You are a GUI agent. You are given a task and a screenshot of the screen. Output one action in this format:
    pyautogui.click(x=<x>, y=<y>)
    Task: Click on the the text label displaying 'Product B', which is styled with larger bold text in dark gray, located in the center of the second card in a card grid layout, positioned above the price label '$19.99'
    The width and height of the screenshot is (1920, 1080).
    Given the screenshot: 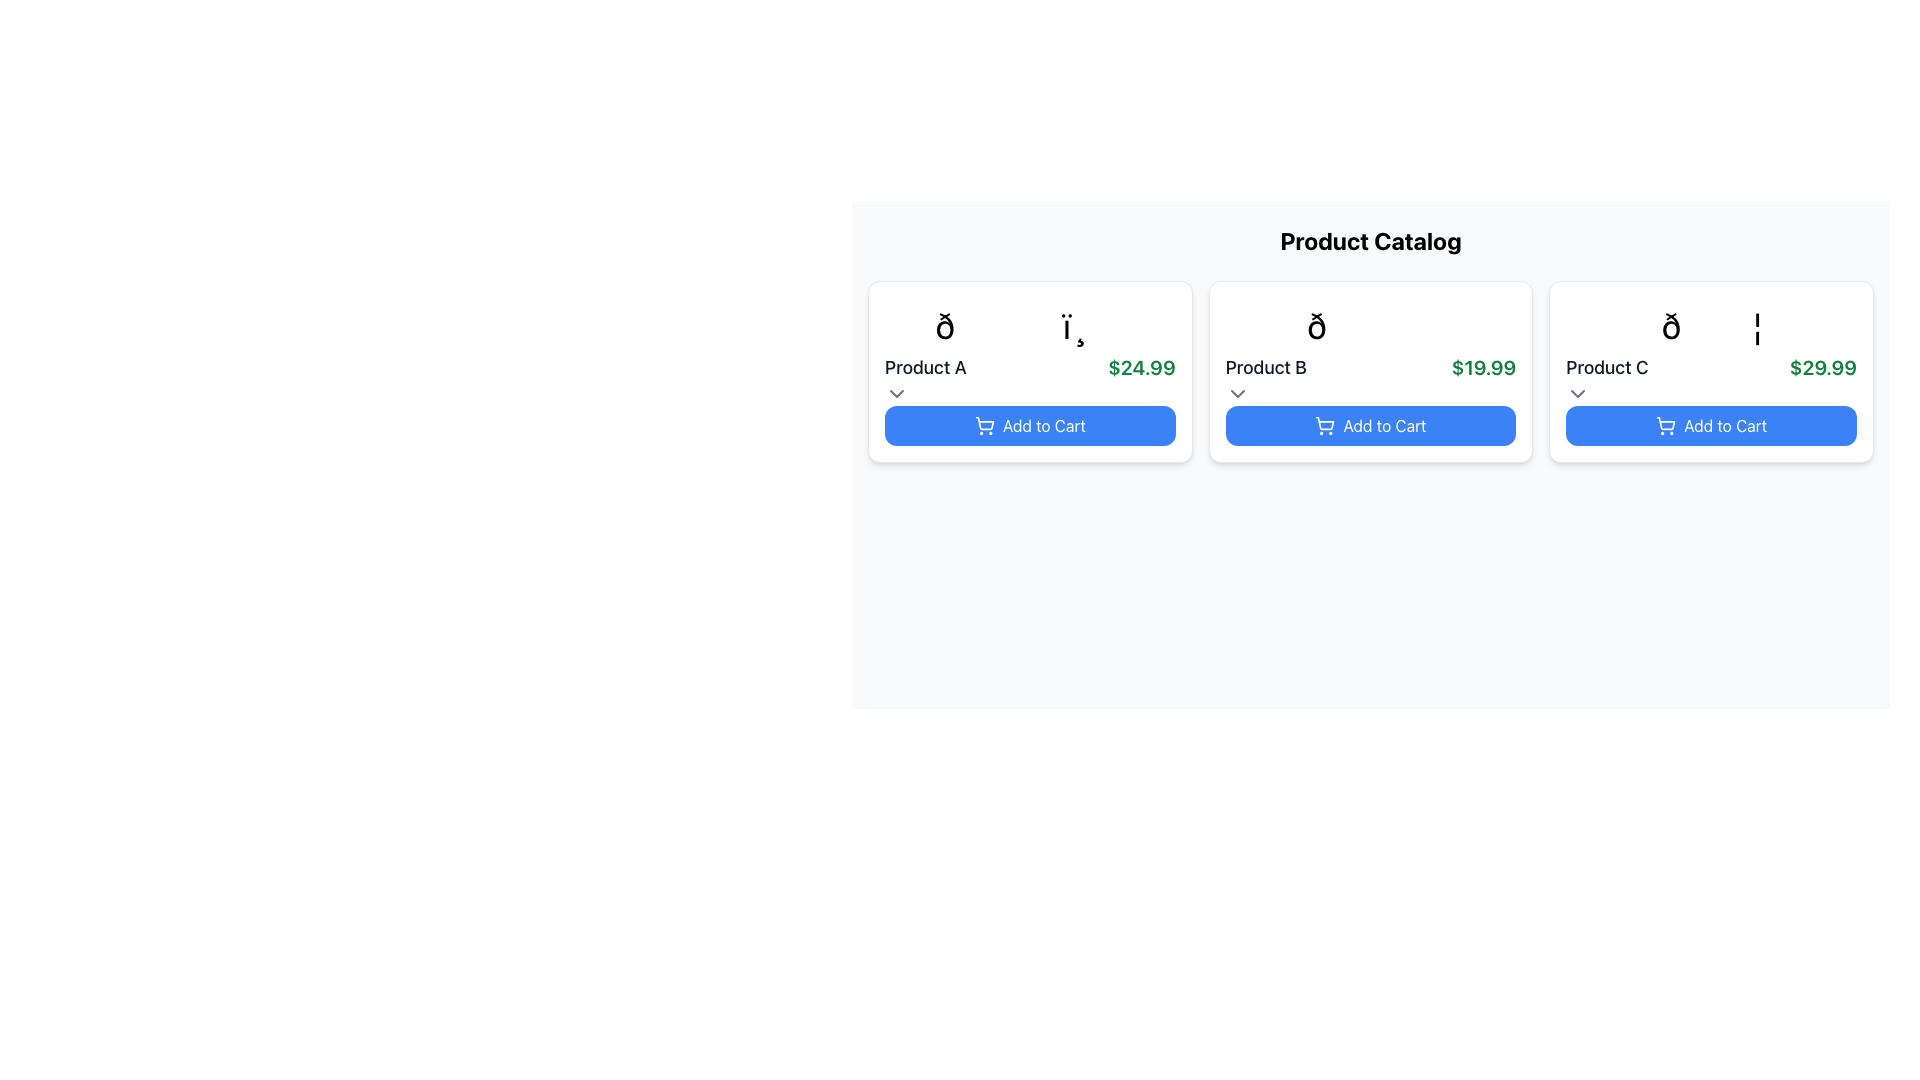 What is the action you would take?
    pyautogui.click(x=1265, y=367)
    